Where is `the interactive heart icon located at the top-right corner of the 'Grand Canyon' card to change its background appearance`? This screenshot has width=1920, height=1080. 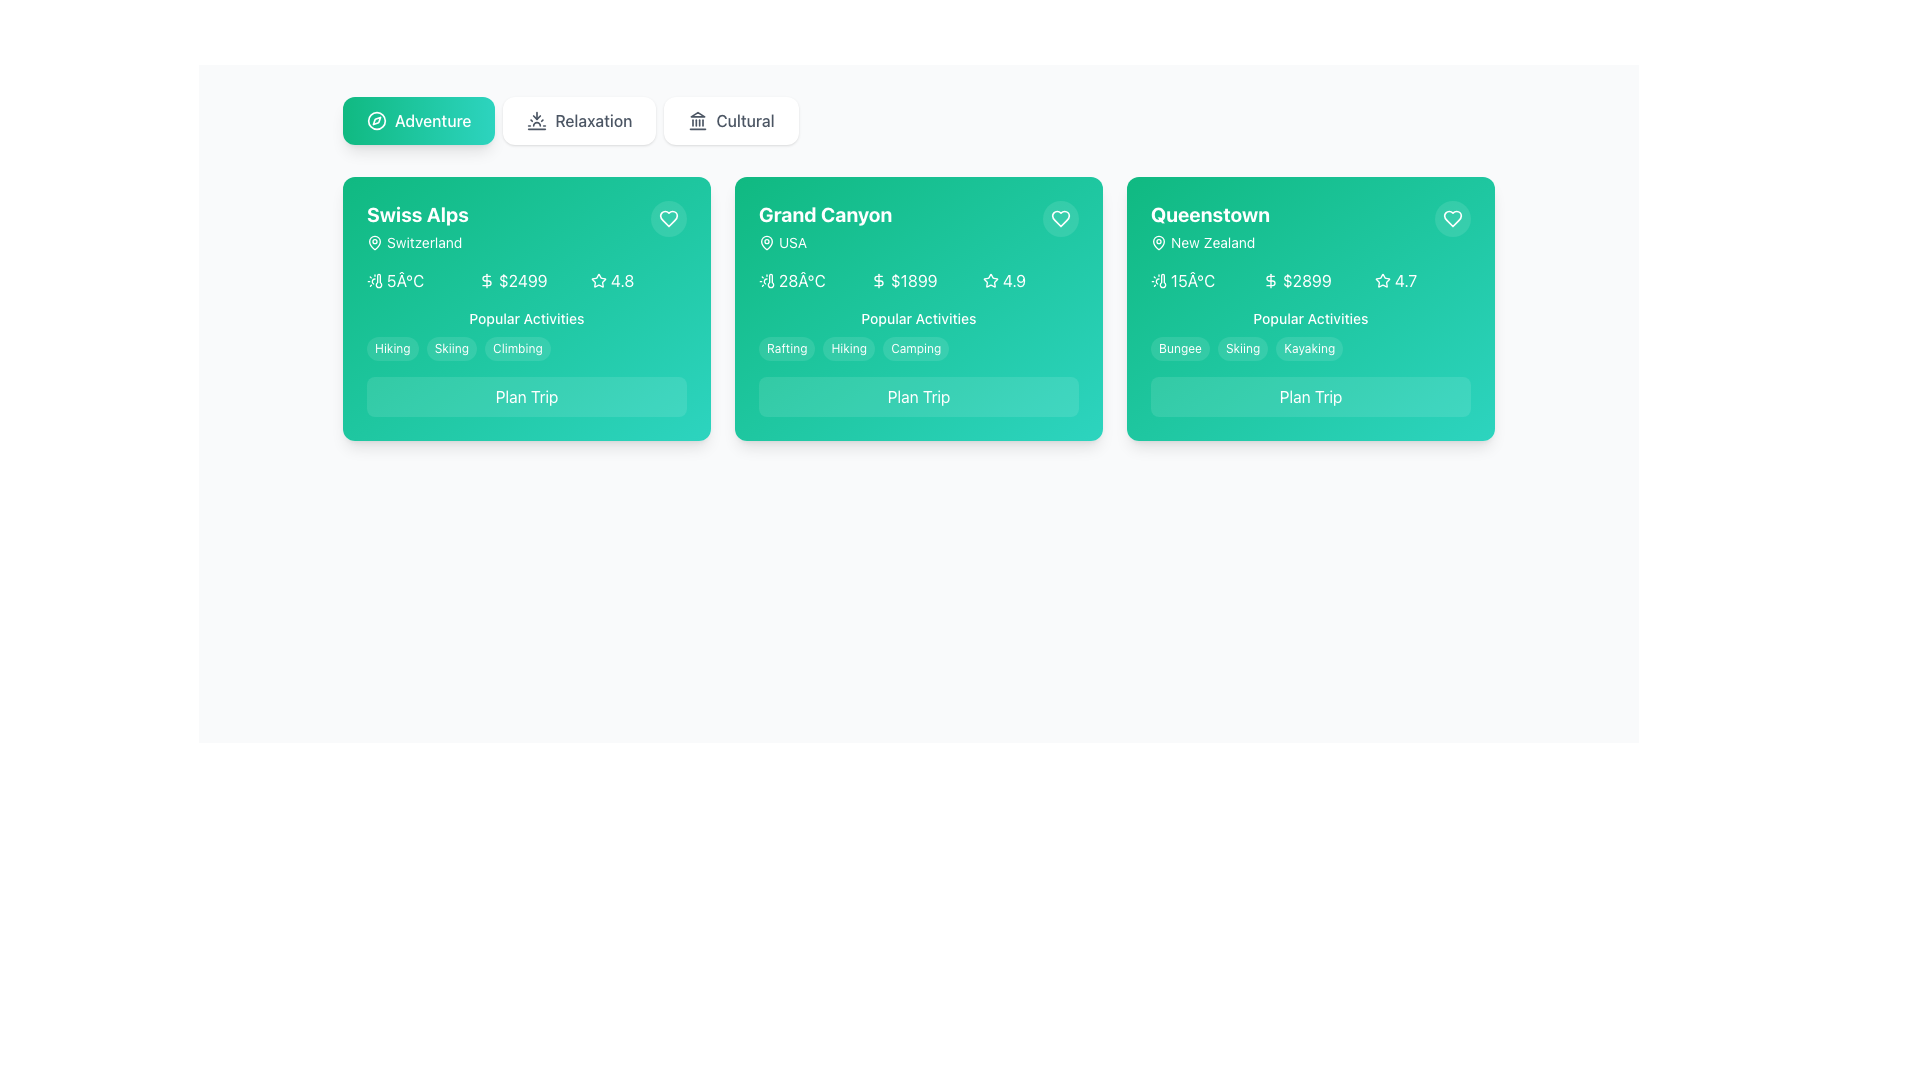
the interactive heart icon located at the top-right corner of the 'Grand Canyon' card to change its background appearance is located at coordinates (1059, 219).